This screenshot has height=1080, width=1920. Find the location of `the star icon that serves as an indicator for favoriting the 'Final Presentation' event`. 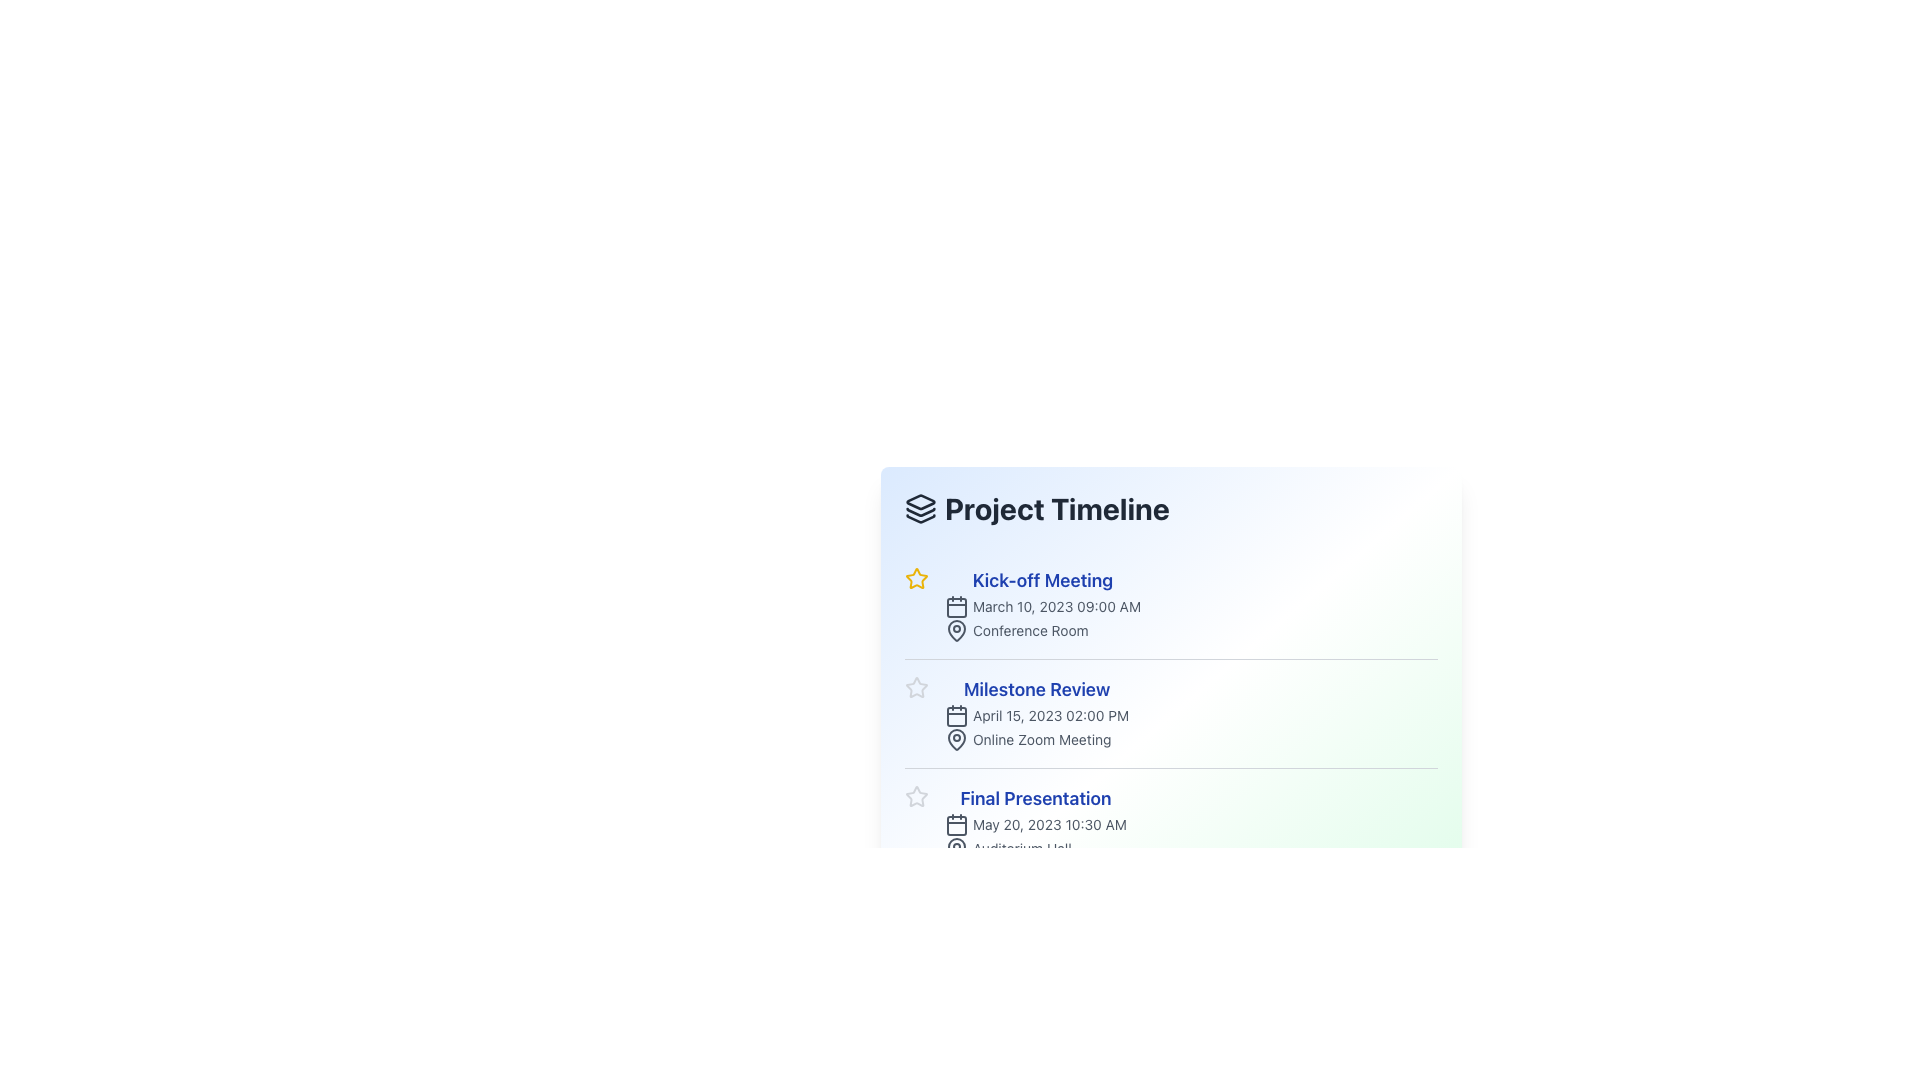

the star icon that serves as an indicator for favoriting the 'Final Presentation' event is located at coordinates (915, 796).